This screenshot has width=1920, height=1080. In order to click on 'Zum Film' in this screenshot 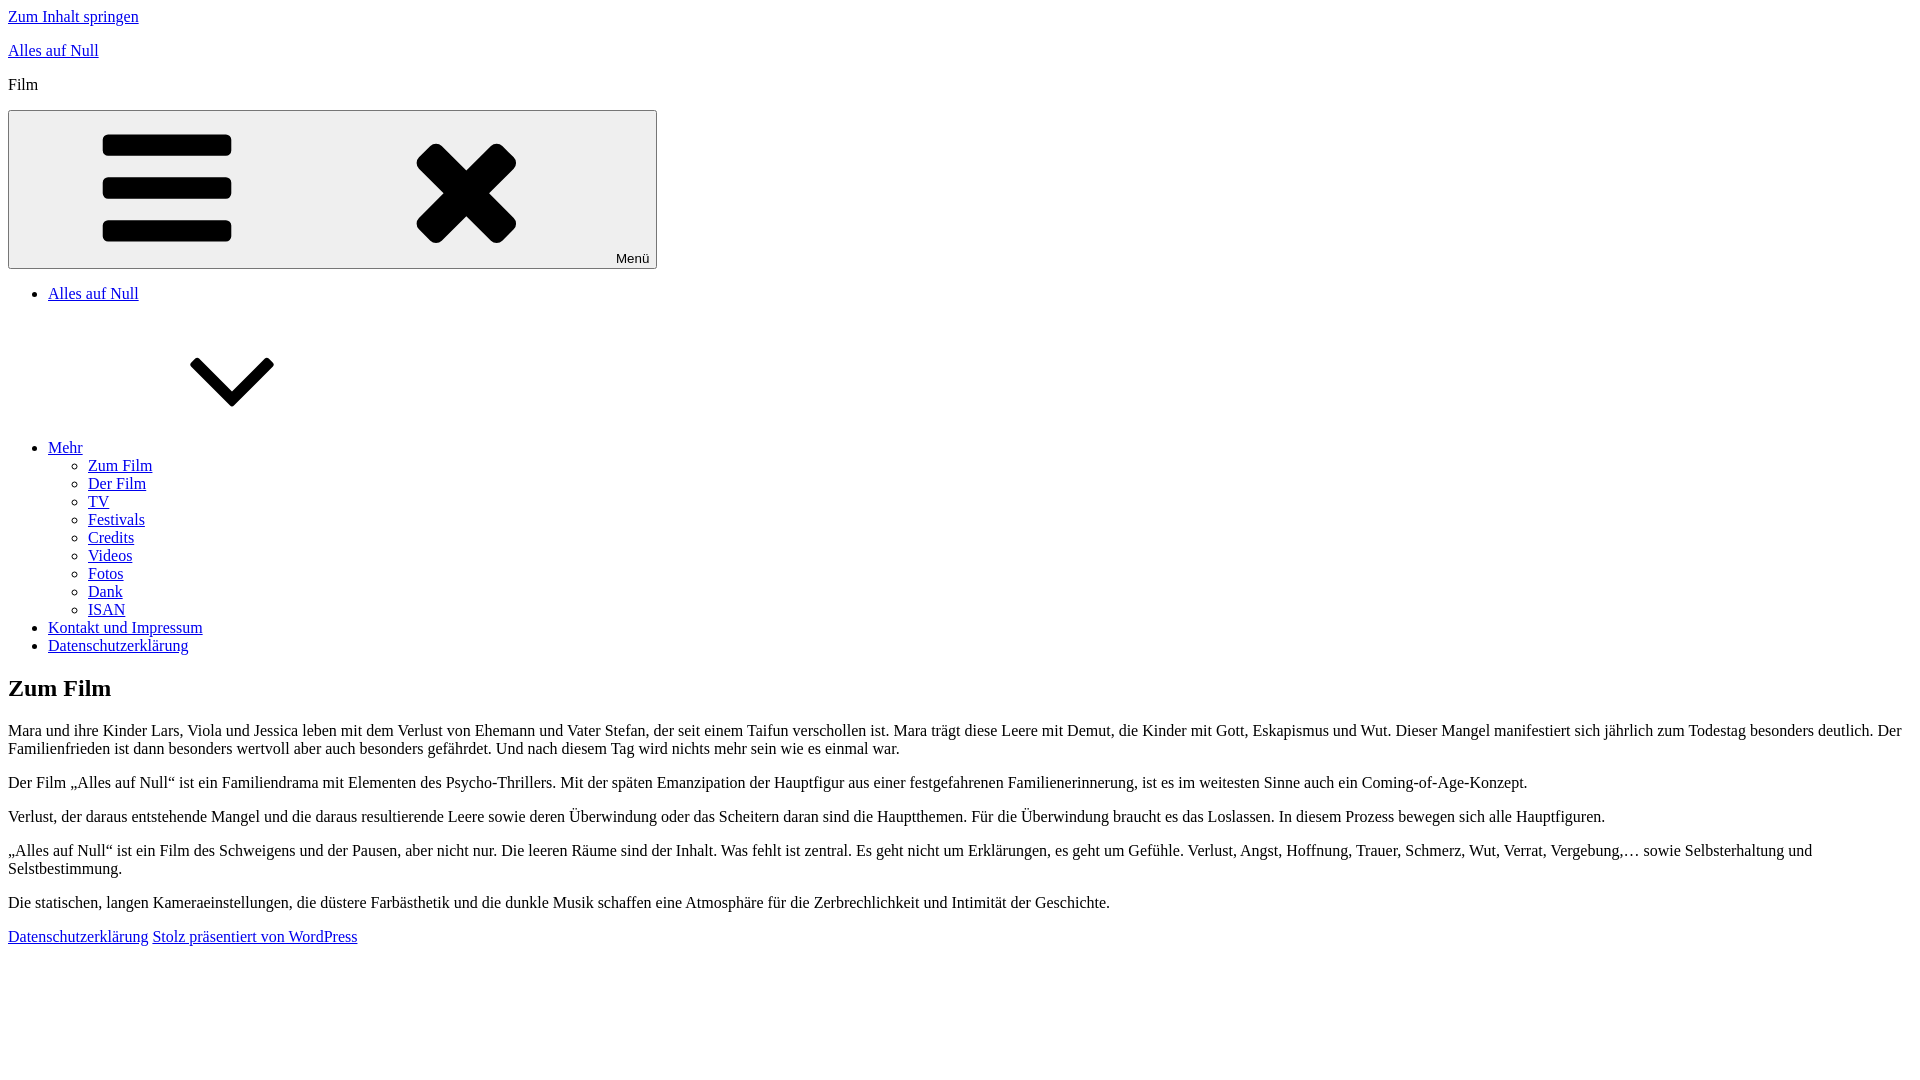, I will do `click(119, 465)`.